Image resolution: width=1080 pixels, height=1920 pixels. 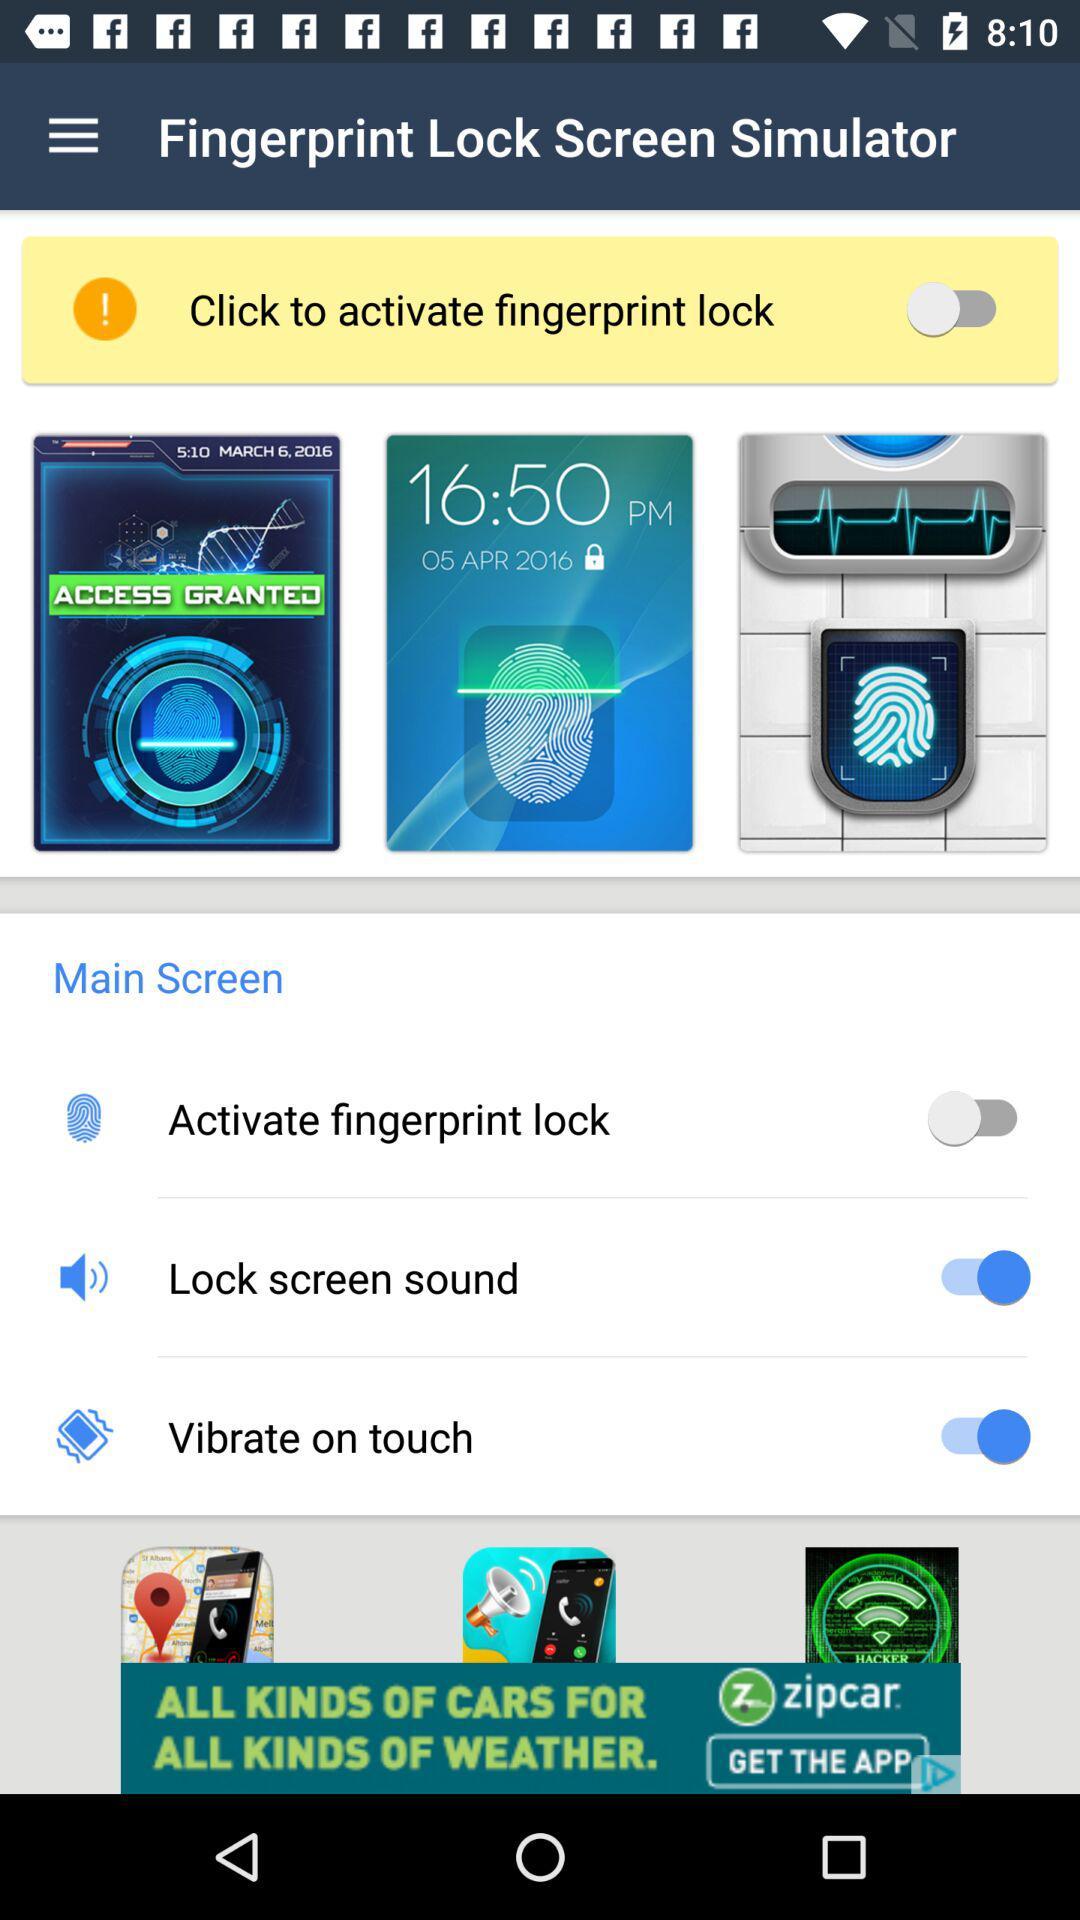 I want to click on off, so click(x=957, y=307).